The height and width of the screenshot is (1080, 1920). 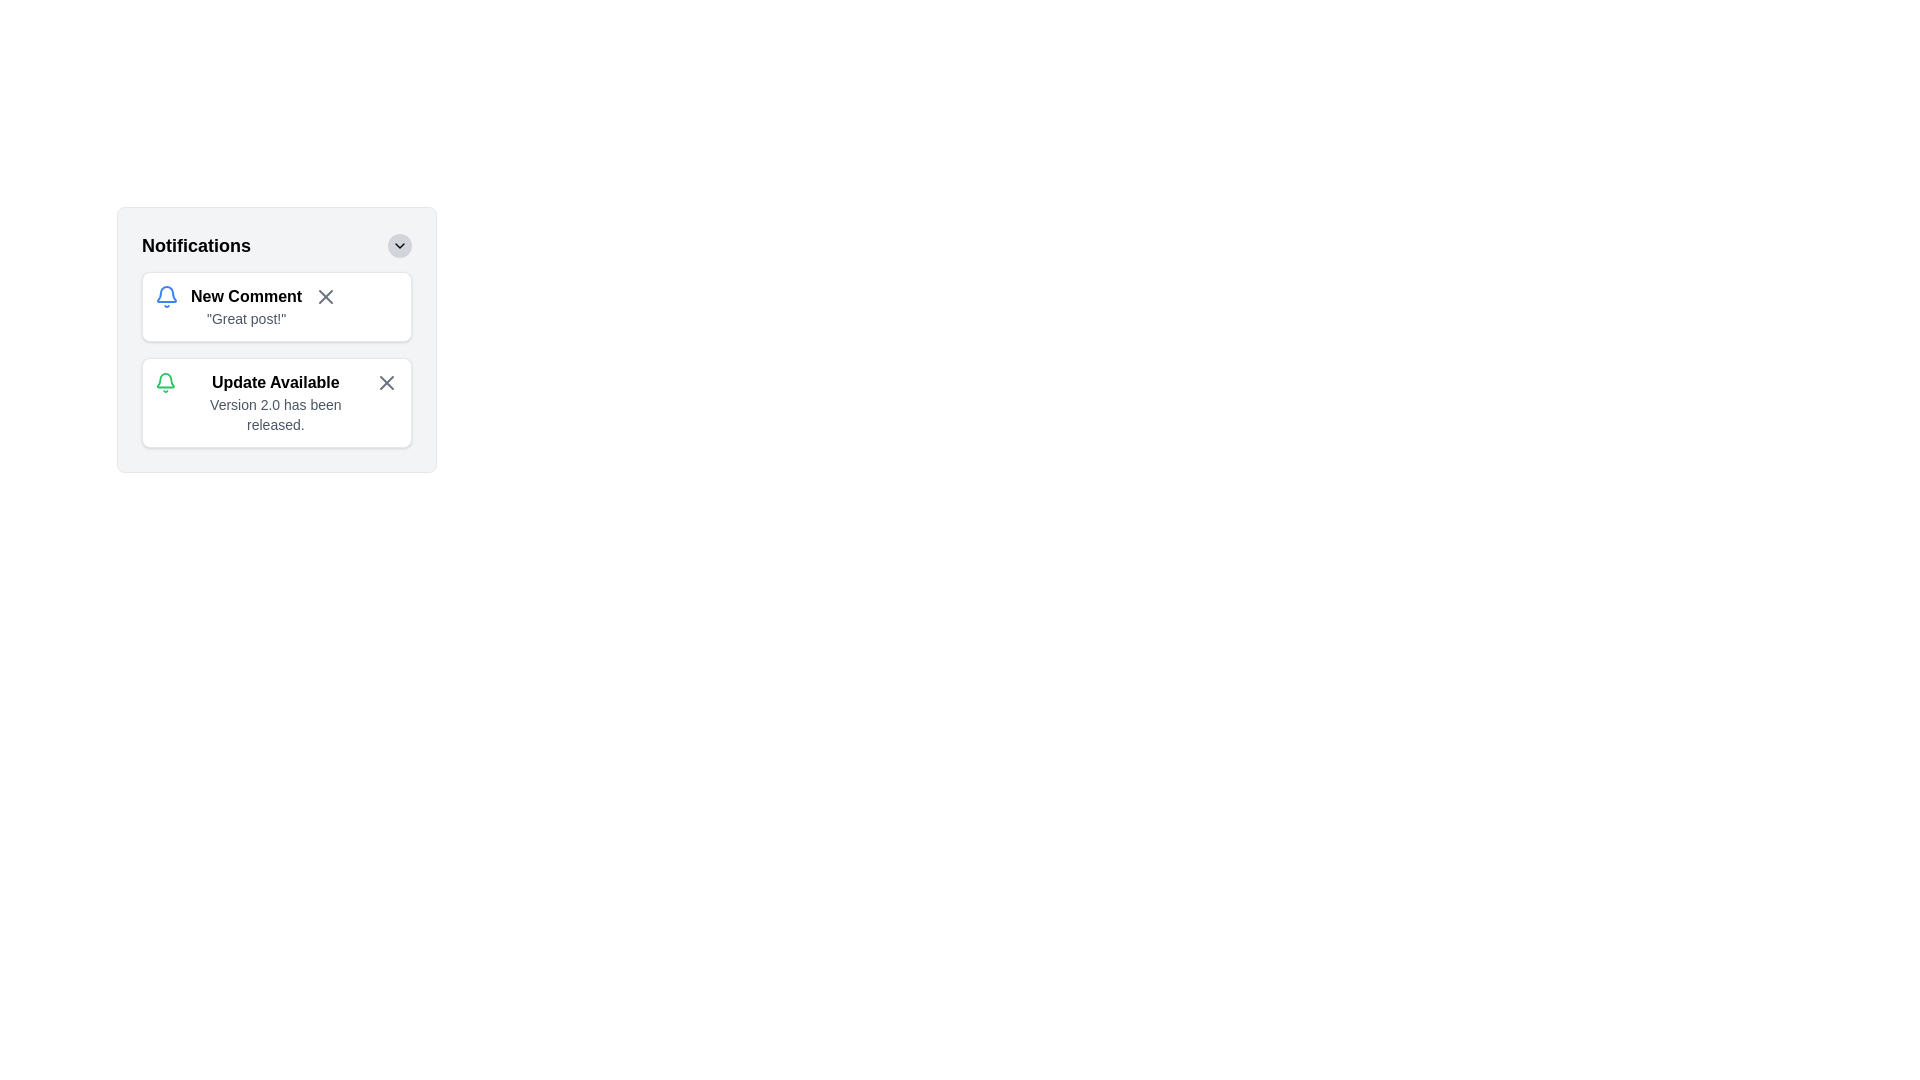 What do you see at coordinates (326, 297) in the screenshot?
I see `the close button represented by a gray 'X' icon, located to the far right of the 'New Comment' notification entry` at bounding box center [326, 297].